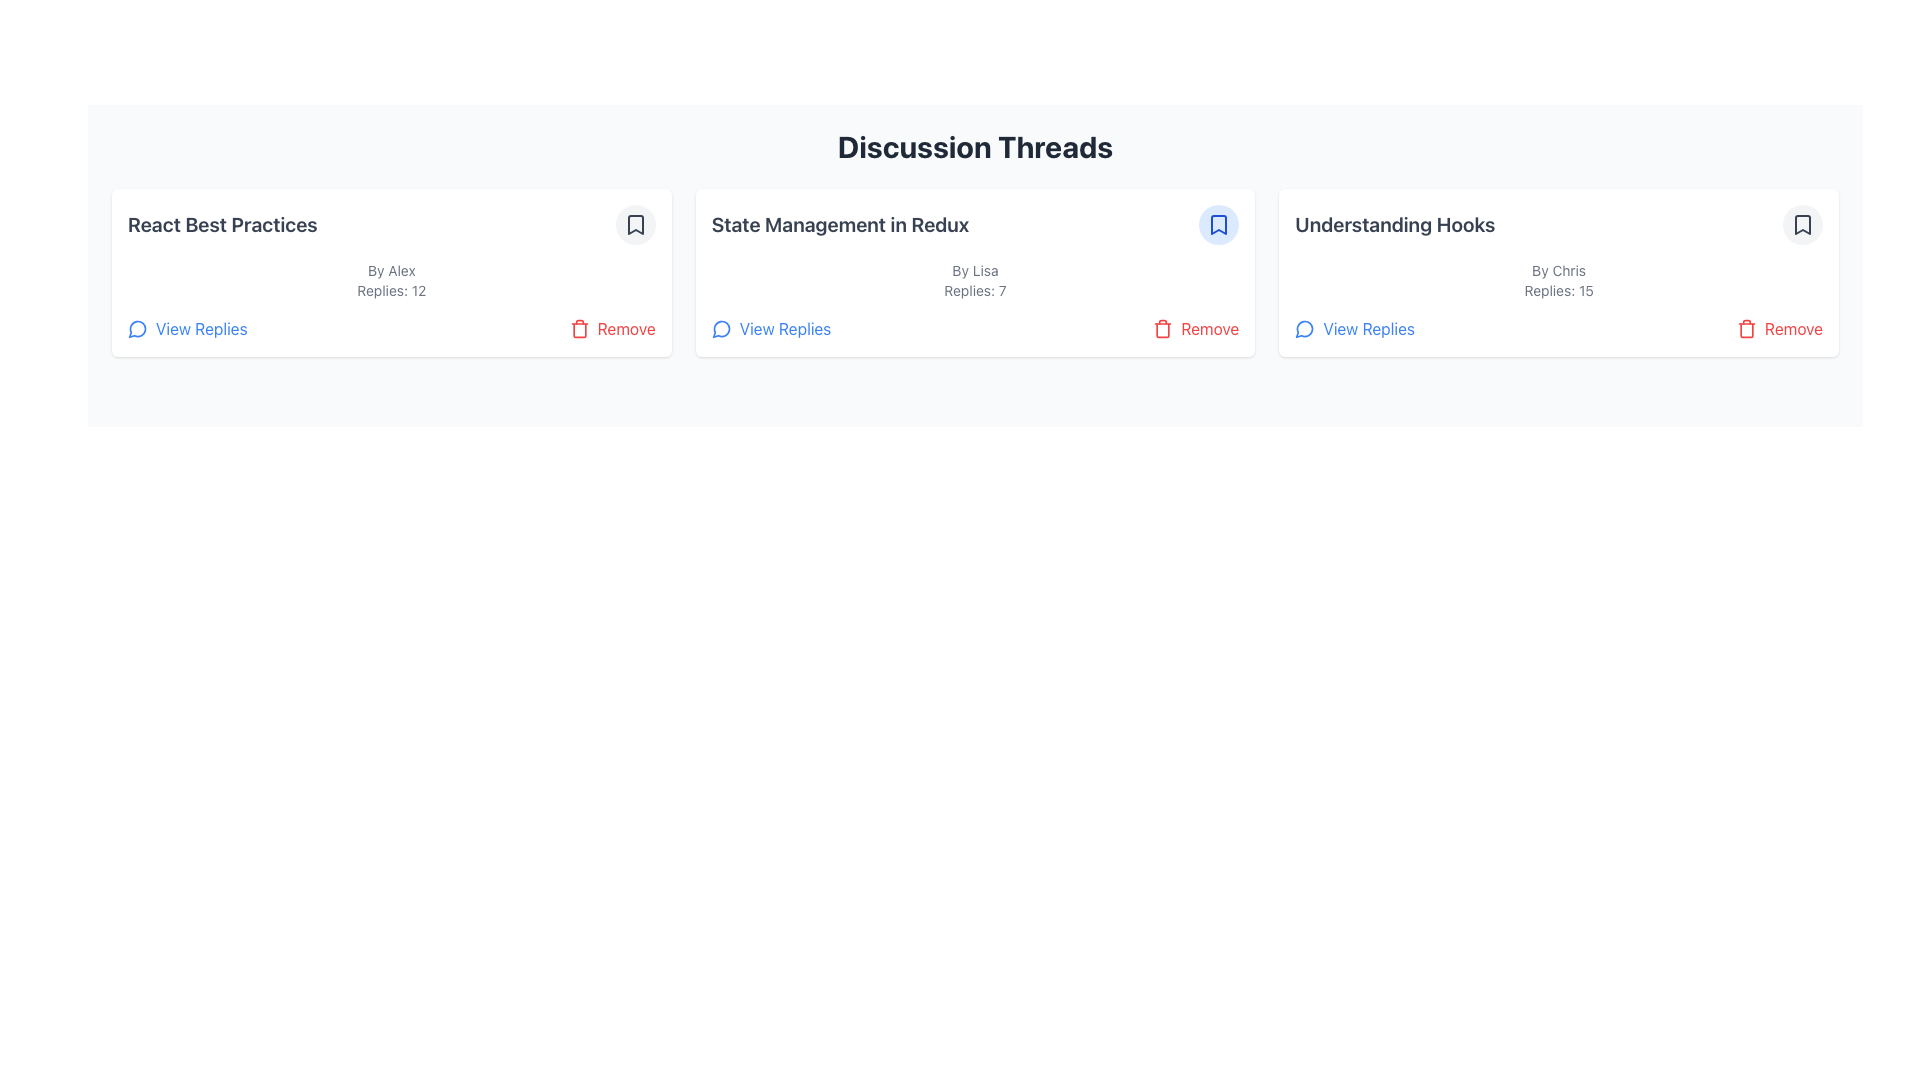 This screenshot has width=1920, height=1080. Describe the element at coordinates (1304, 328) in the screenshot. I see `the discussion icon located in the bottom-left corner of the 'React Best Practices' card, which visually indicates reply counts and provides access to replies` at that location.